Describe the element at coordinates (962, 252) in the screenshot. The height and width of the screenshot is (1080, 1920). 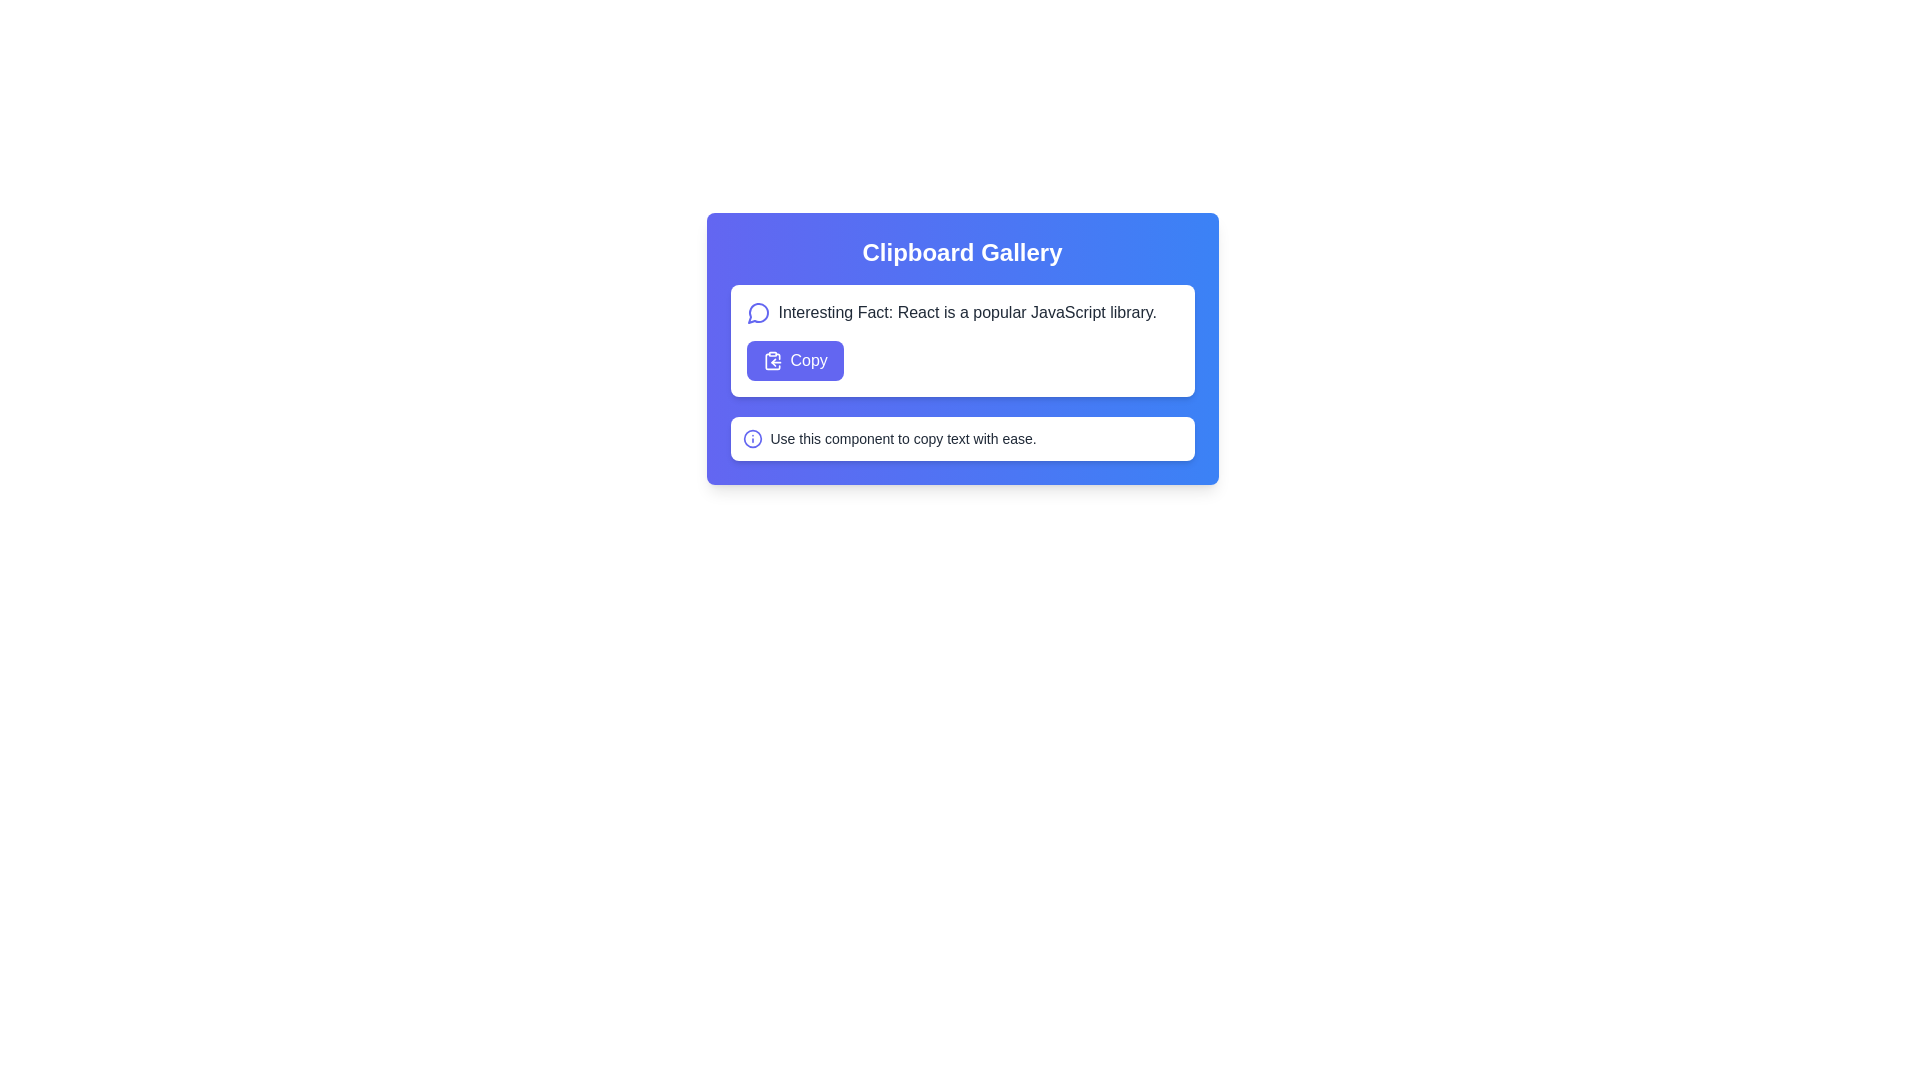
I see `text displayed in the bold, white font saying 'Clipboard Gallery' located at the top of the card with a gradient background` at that location.